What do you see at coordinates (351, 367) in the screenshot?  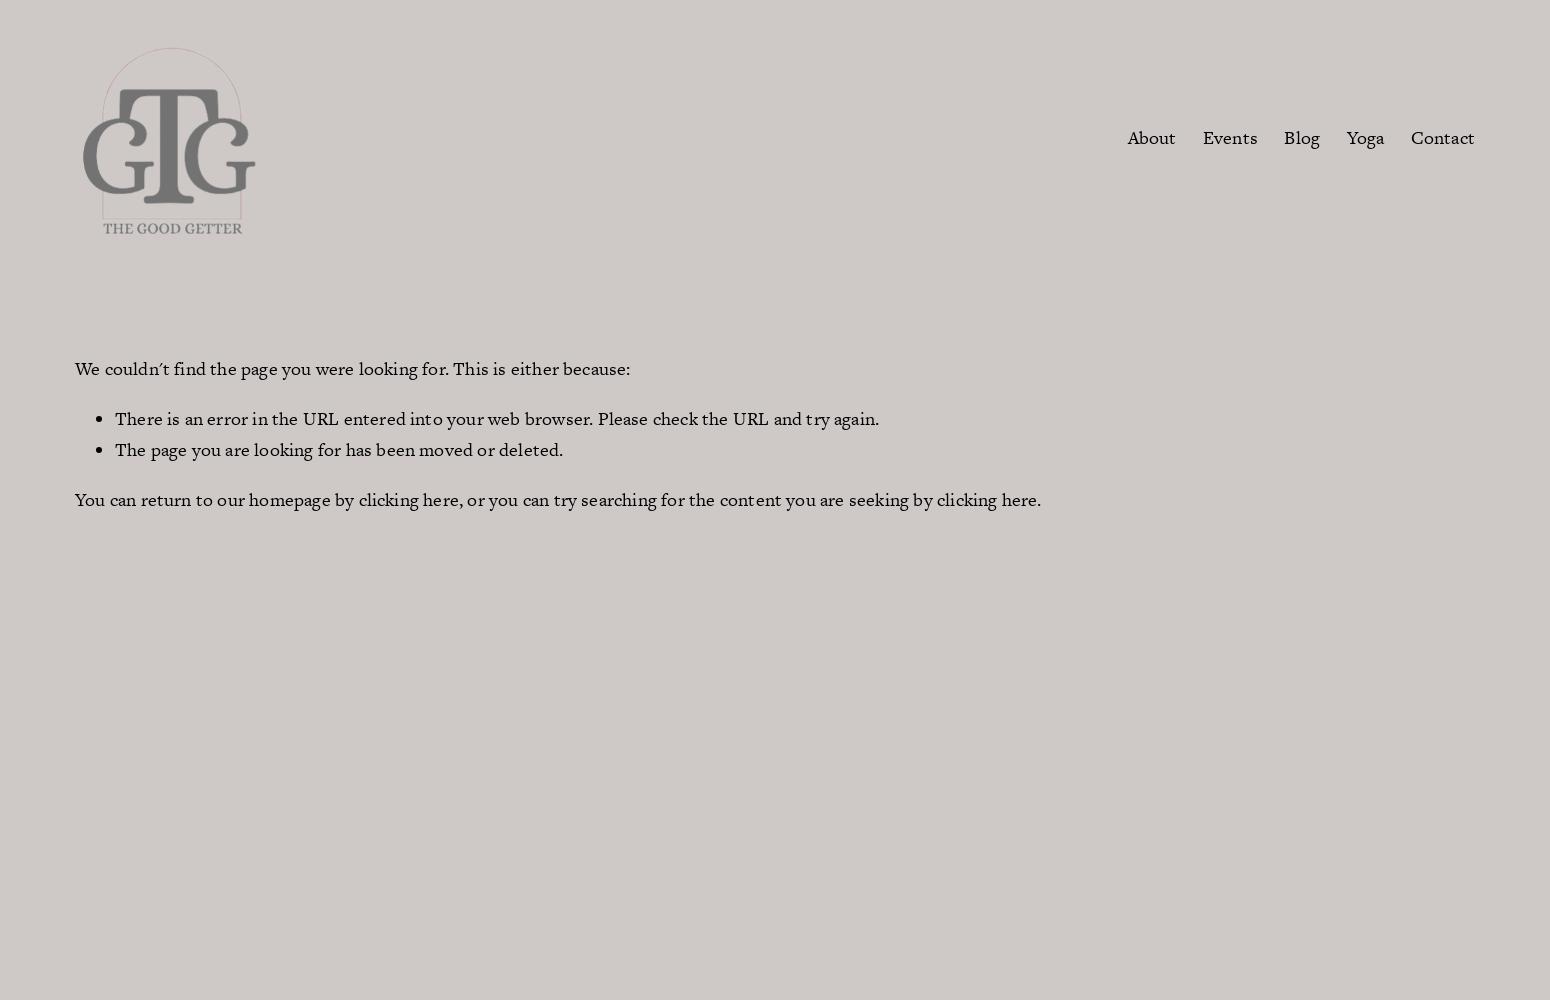 I see `'We couldn't find the page you were looking for. This is either because:'` at bounding box center [351, 367].